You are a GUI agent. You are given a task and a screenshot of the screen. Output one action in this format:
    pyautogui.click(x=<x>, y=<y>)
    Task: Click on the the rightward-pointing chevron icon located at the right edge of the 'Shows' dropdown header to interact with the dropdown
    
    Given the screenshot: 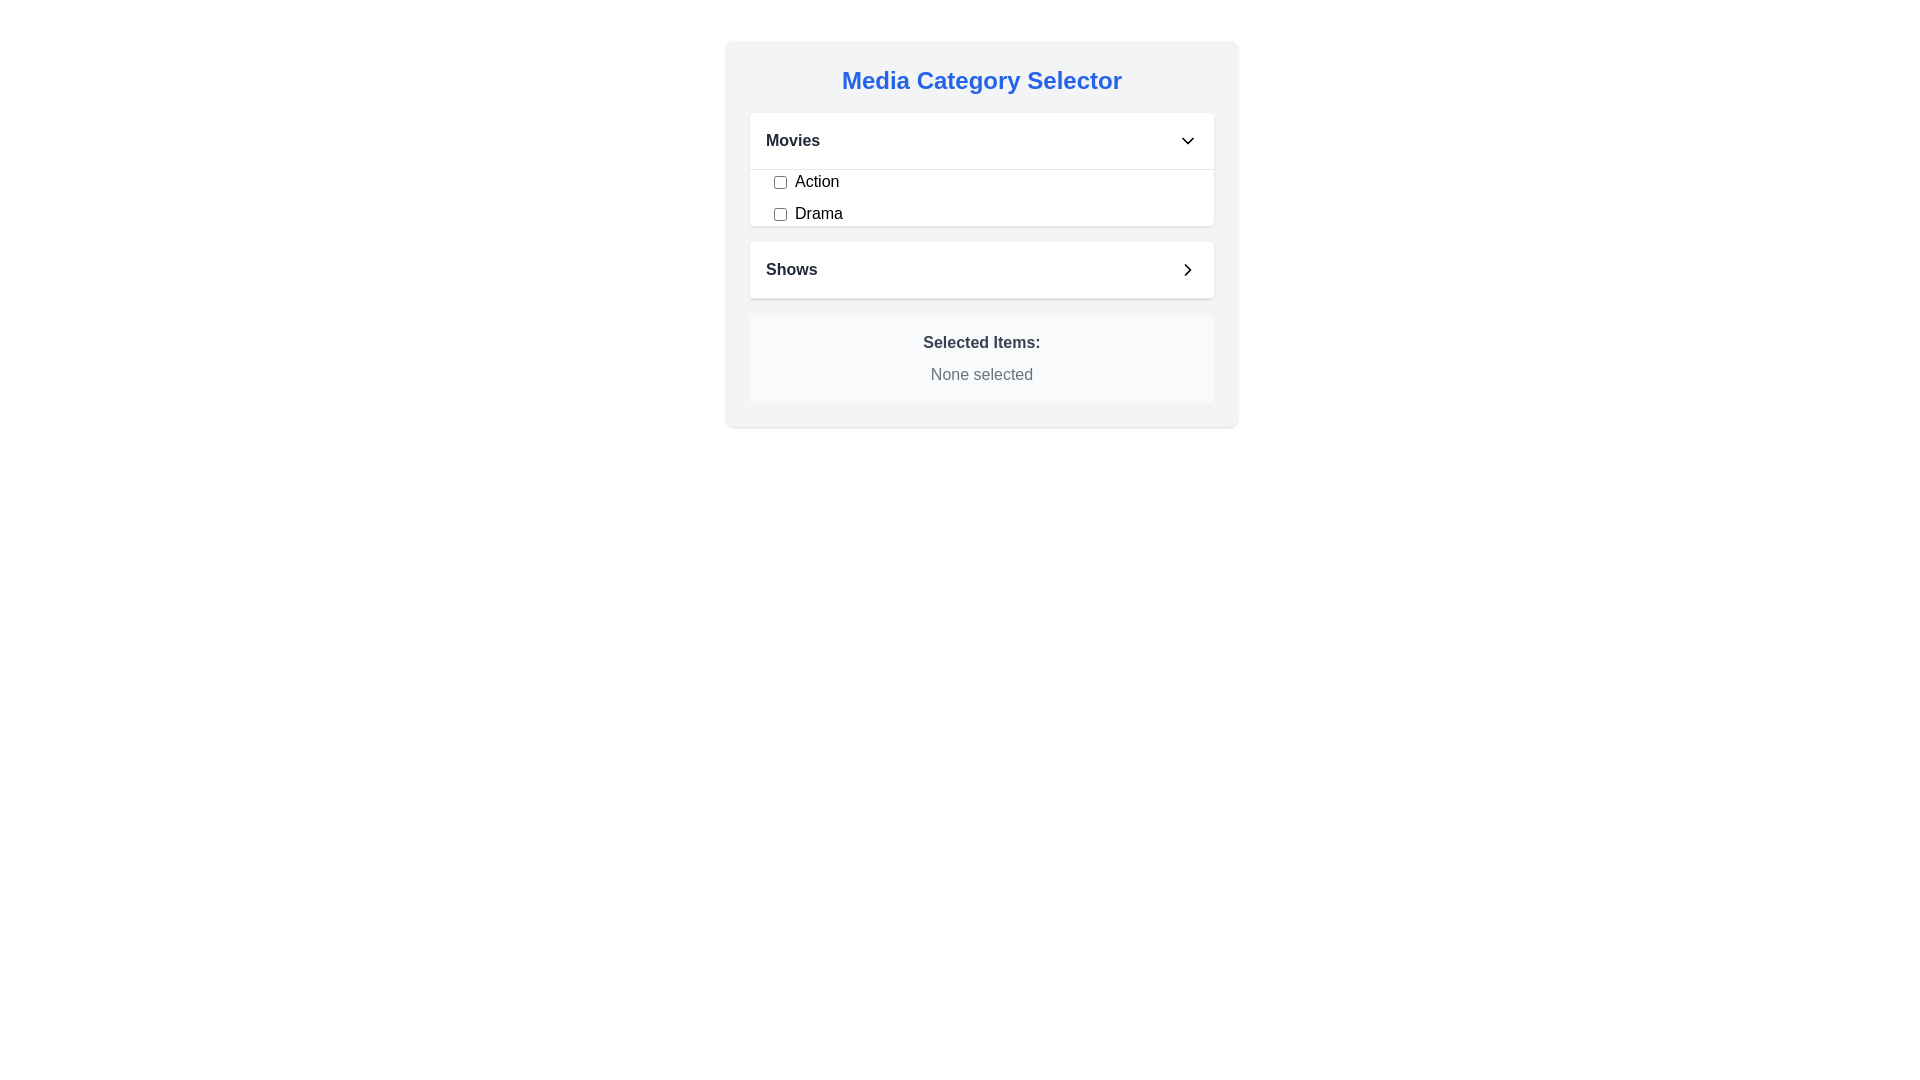 What is the action you would take?
    pyautogui.click(x=1188, y=270)
    